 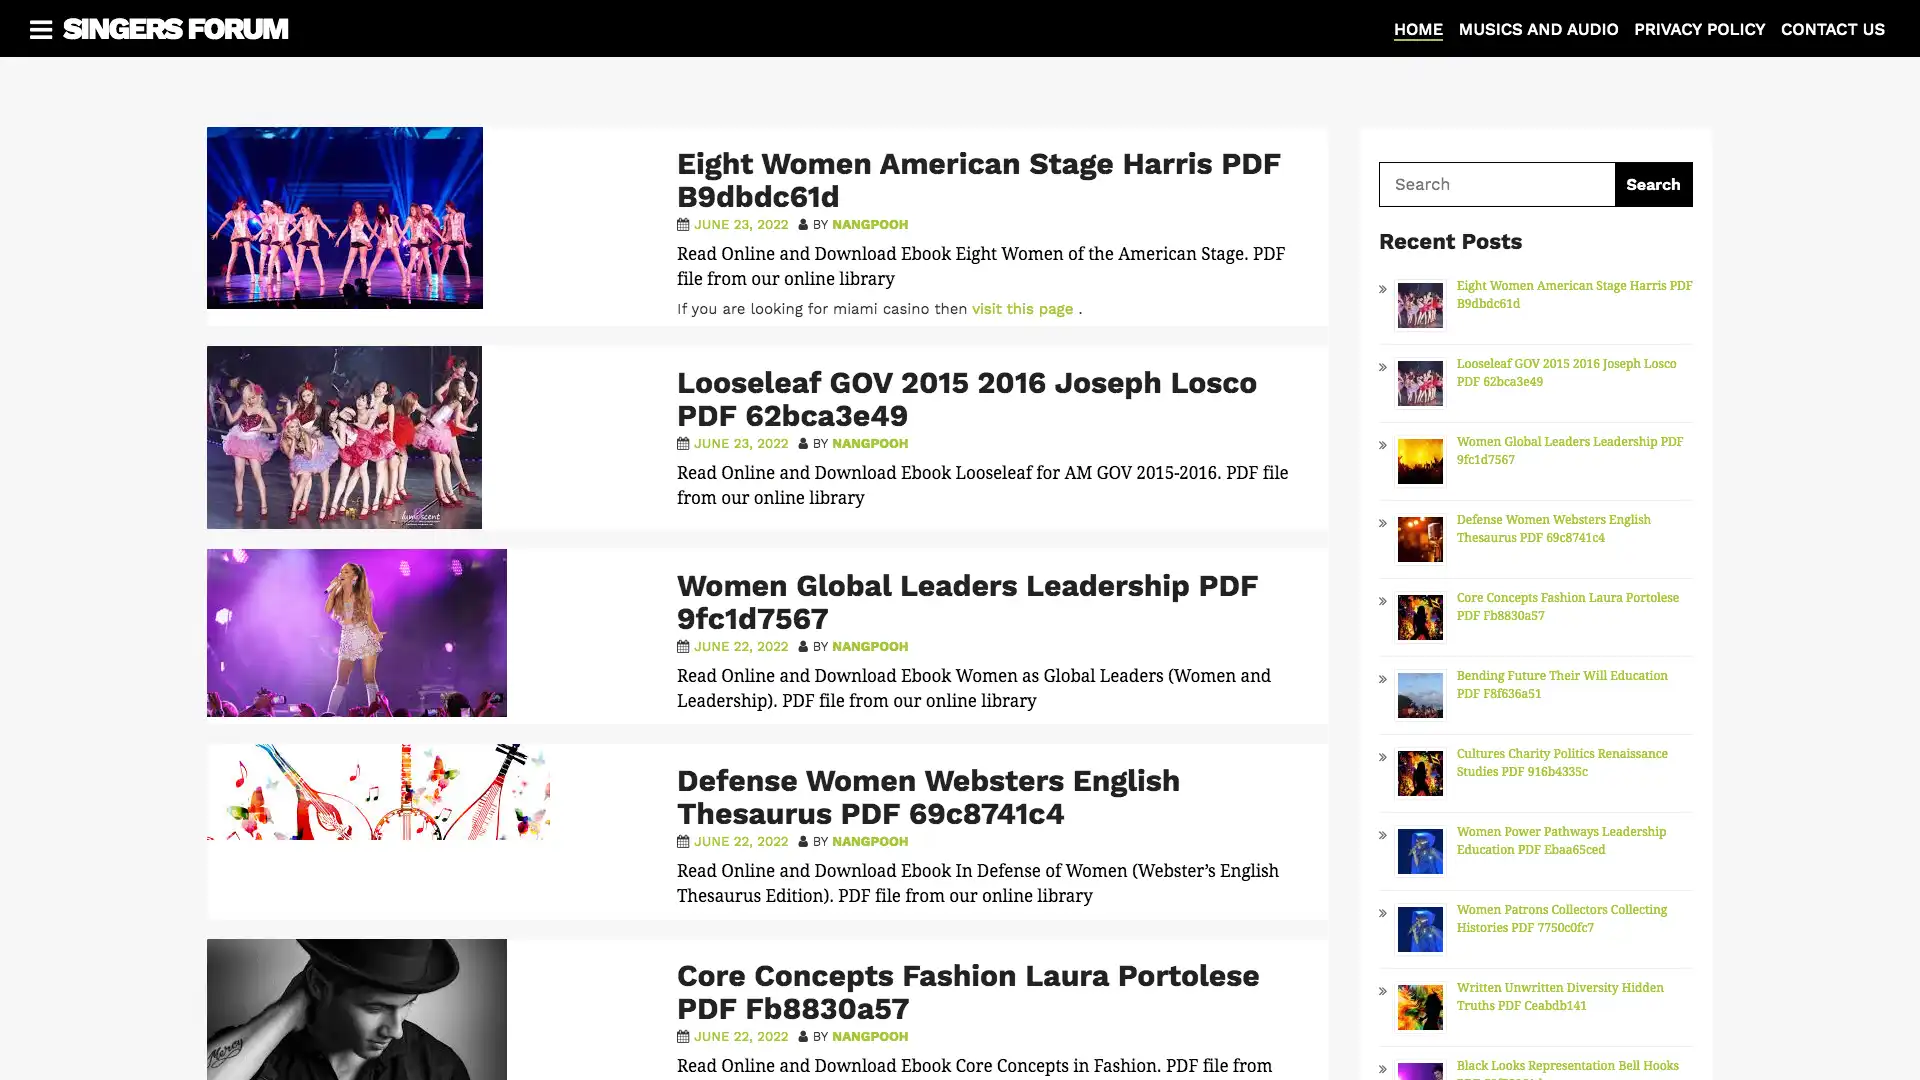 I want to click on Search, so click(x=1653, y=184).